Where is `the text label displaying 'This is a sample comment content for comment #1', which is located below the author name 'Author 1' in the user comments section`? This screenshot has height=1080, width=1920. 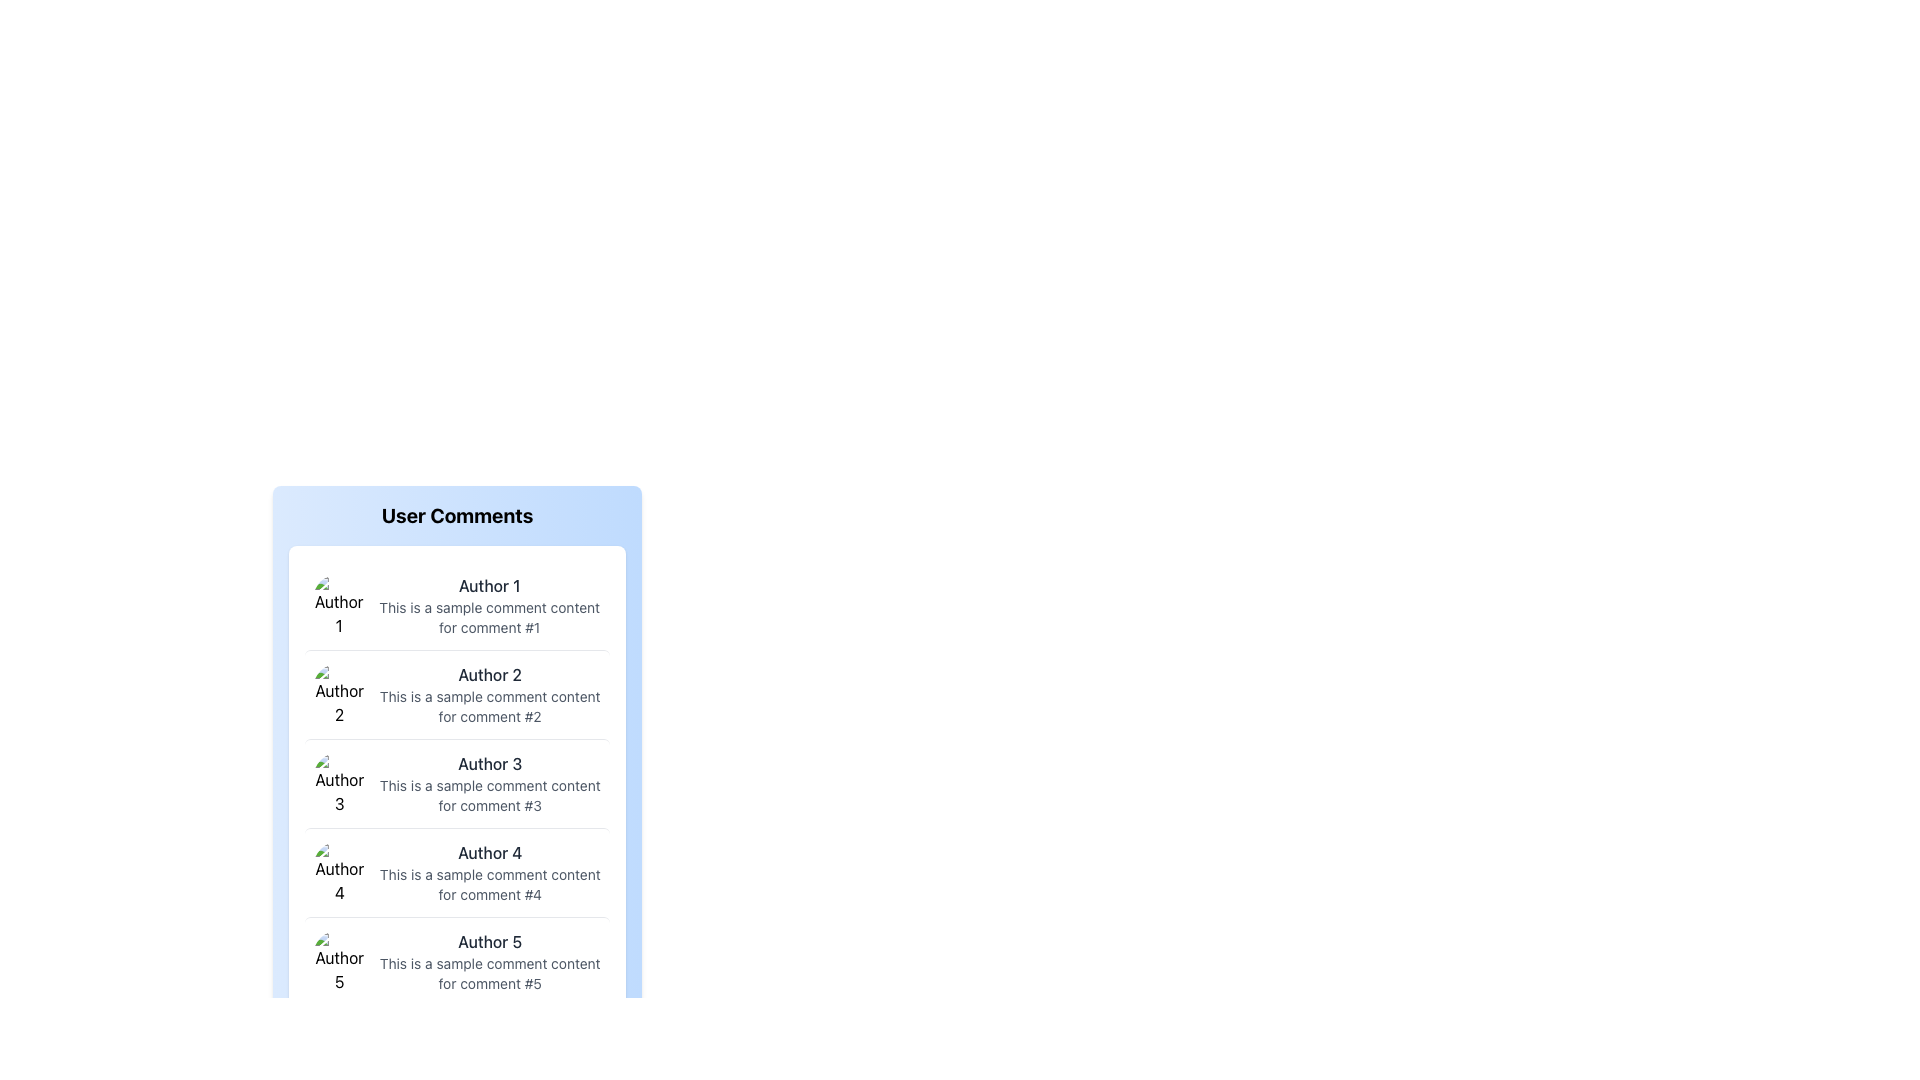
the text label displaying 'This is a sample comment content for comment #1', which is located below the author name 'Author 1' in the user comments section is located at coordinates (489, 616).